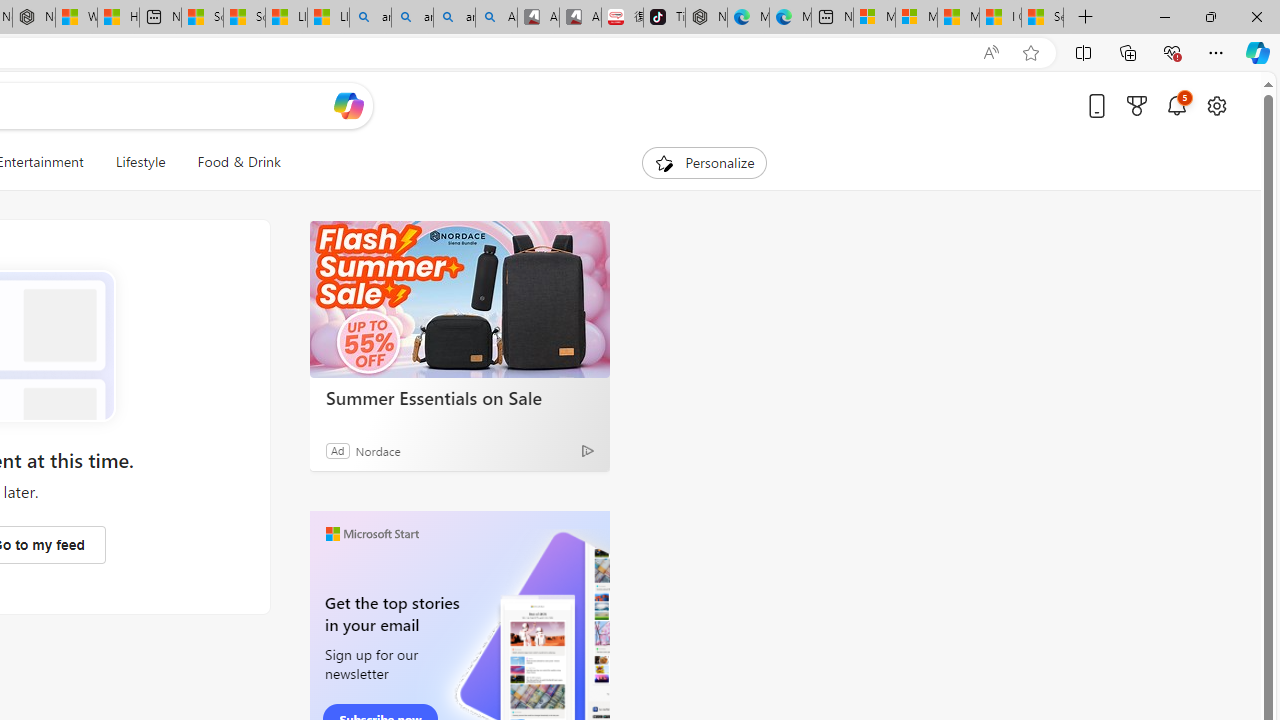 The image size is (1280, 720). Describe the element at coordinates (239, 162) in the screenshot. I see `'Food & Drink'` at that location.